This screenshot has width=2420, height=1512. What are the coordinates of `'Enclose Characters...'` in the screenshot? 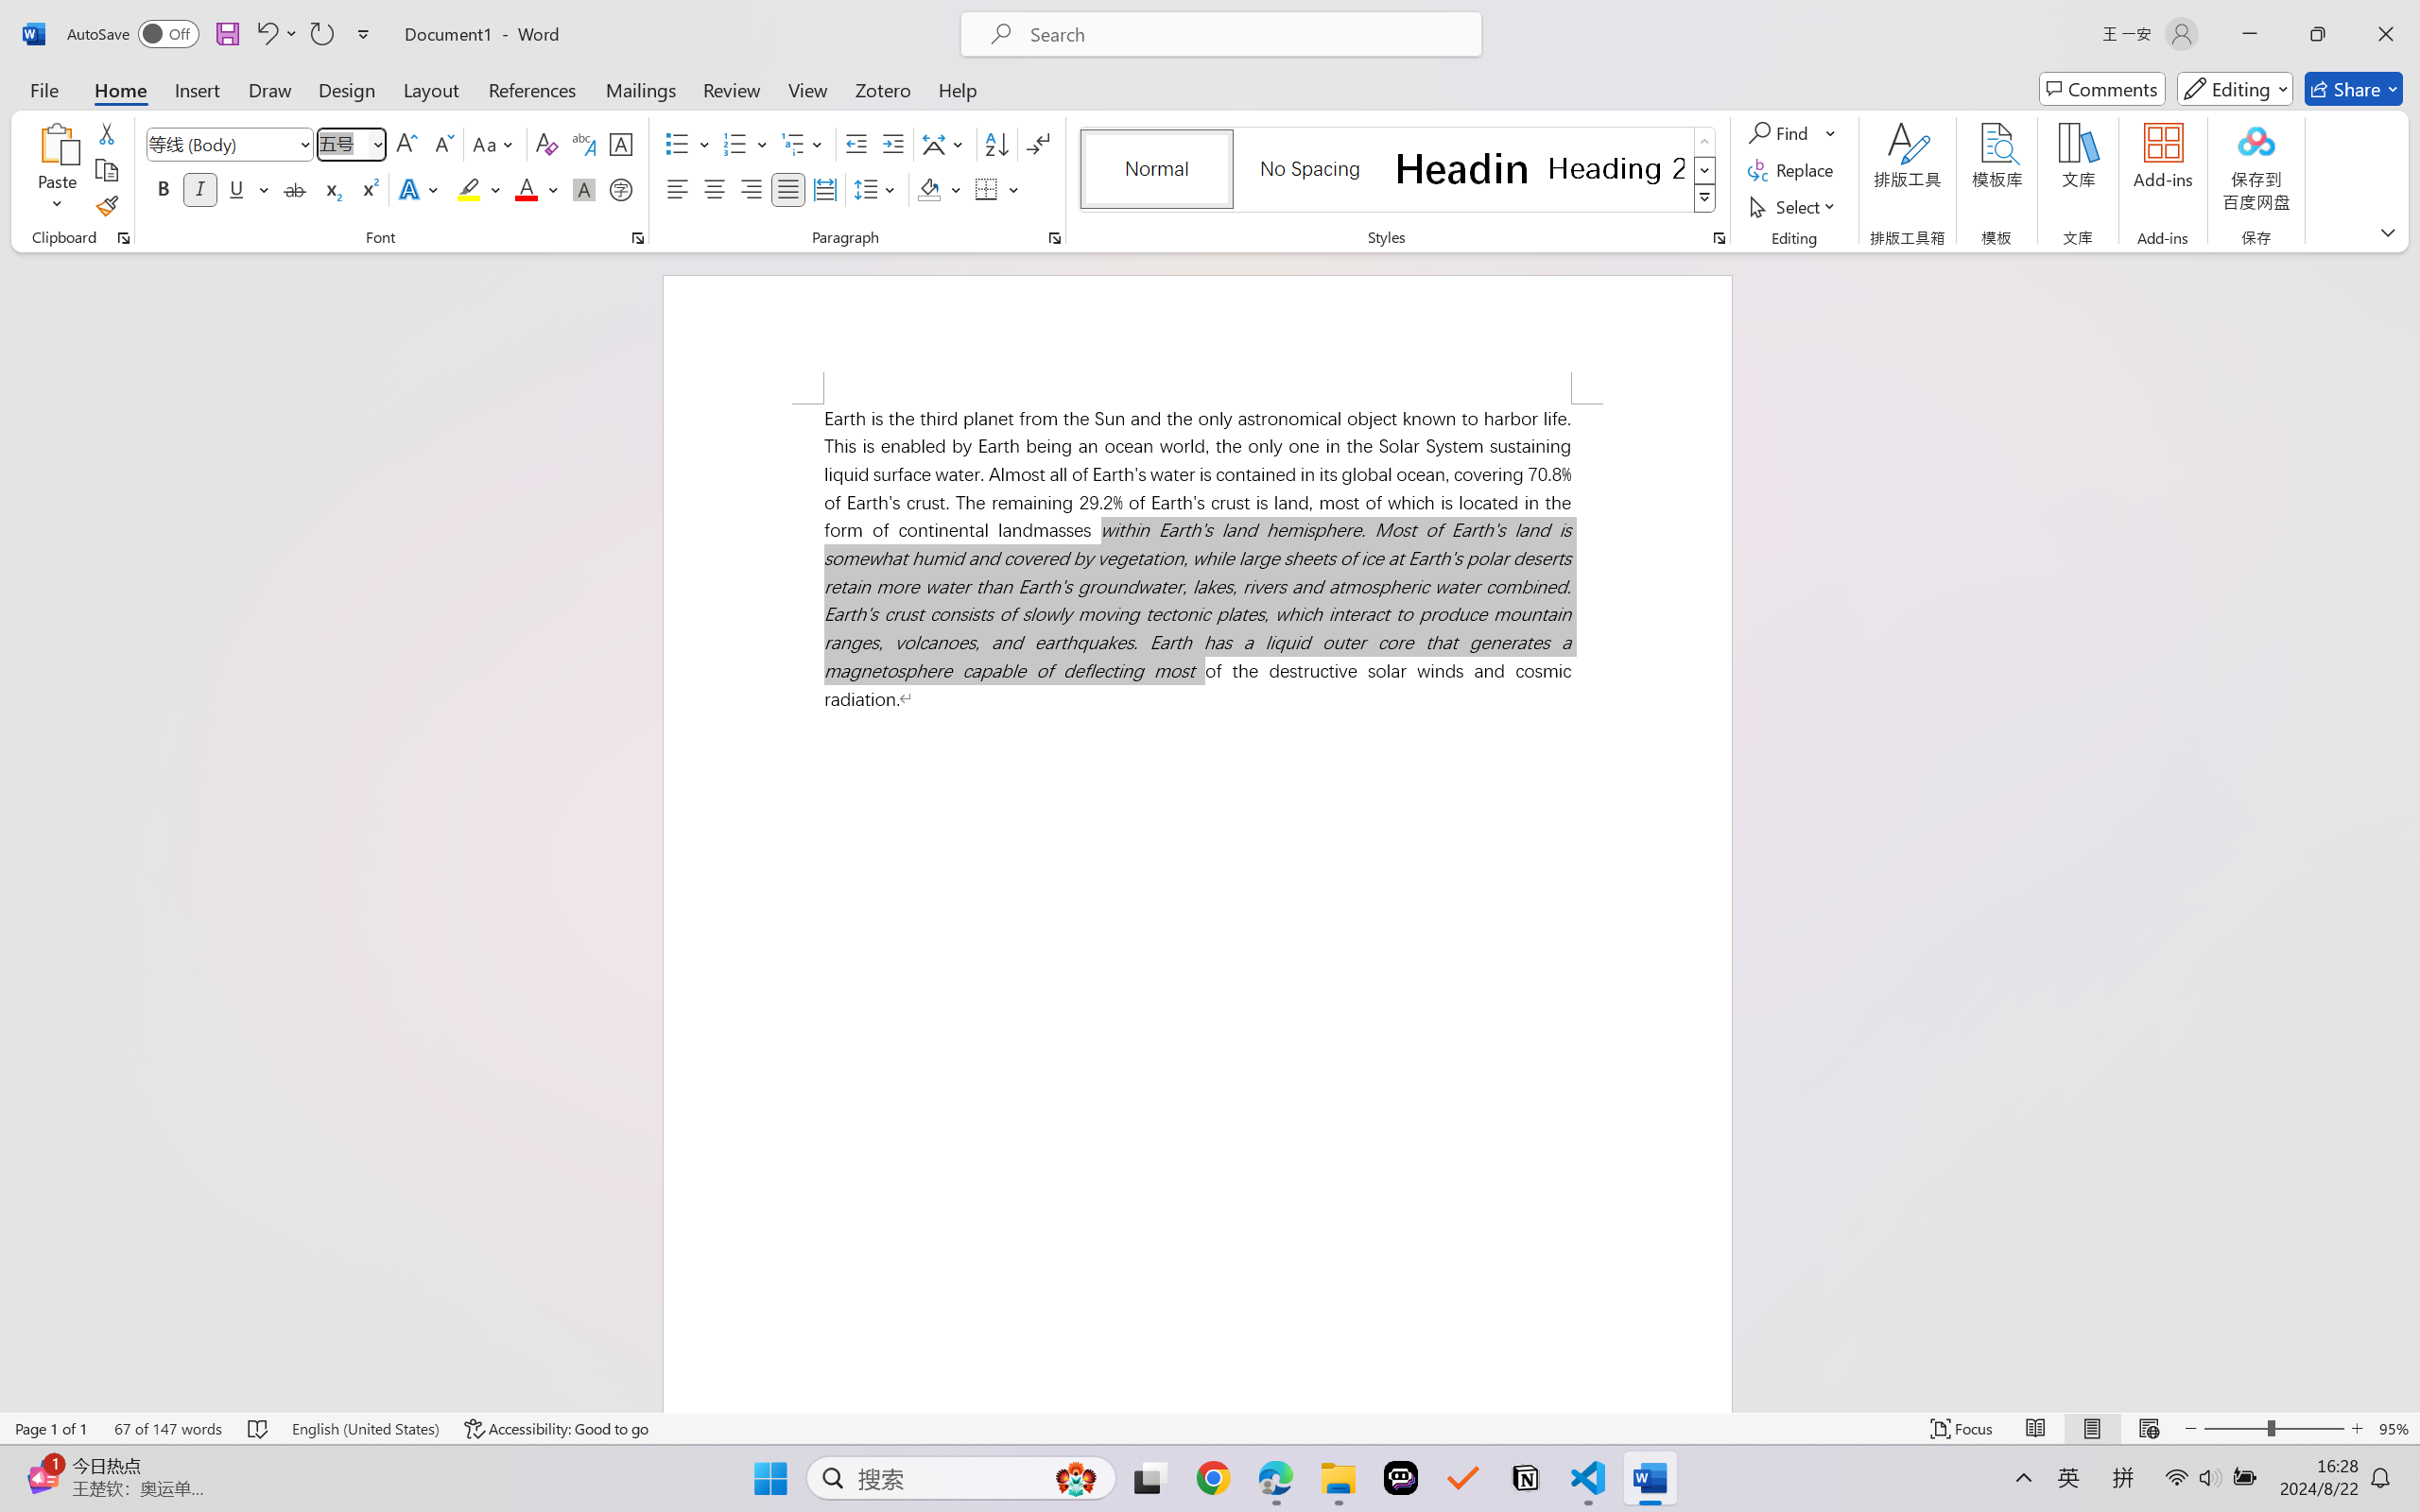 It's located at (621, 188).